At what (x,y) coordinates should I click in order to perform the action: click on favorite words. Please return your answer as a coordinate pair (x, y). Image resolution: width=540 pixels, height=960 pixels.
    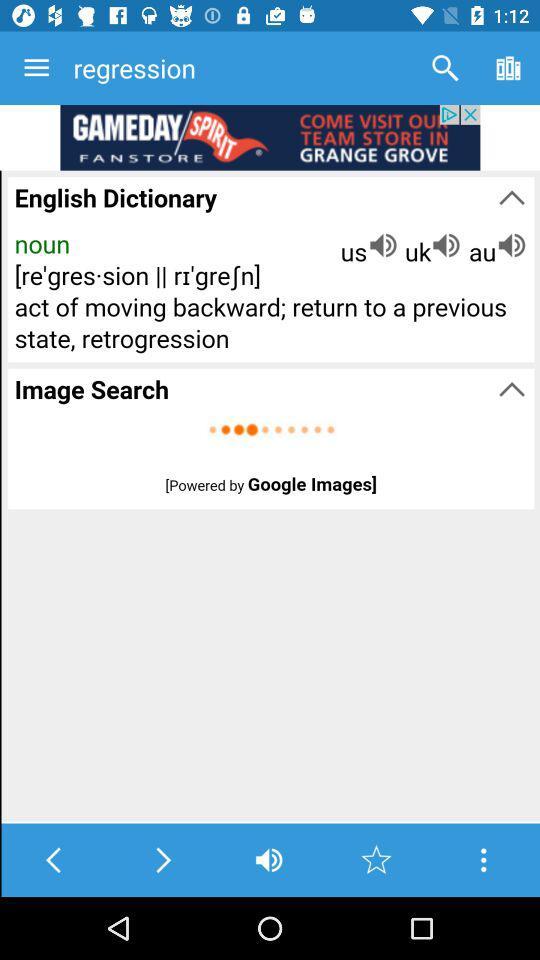
    Looking at the image, I should click on (376, 859).